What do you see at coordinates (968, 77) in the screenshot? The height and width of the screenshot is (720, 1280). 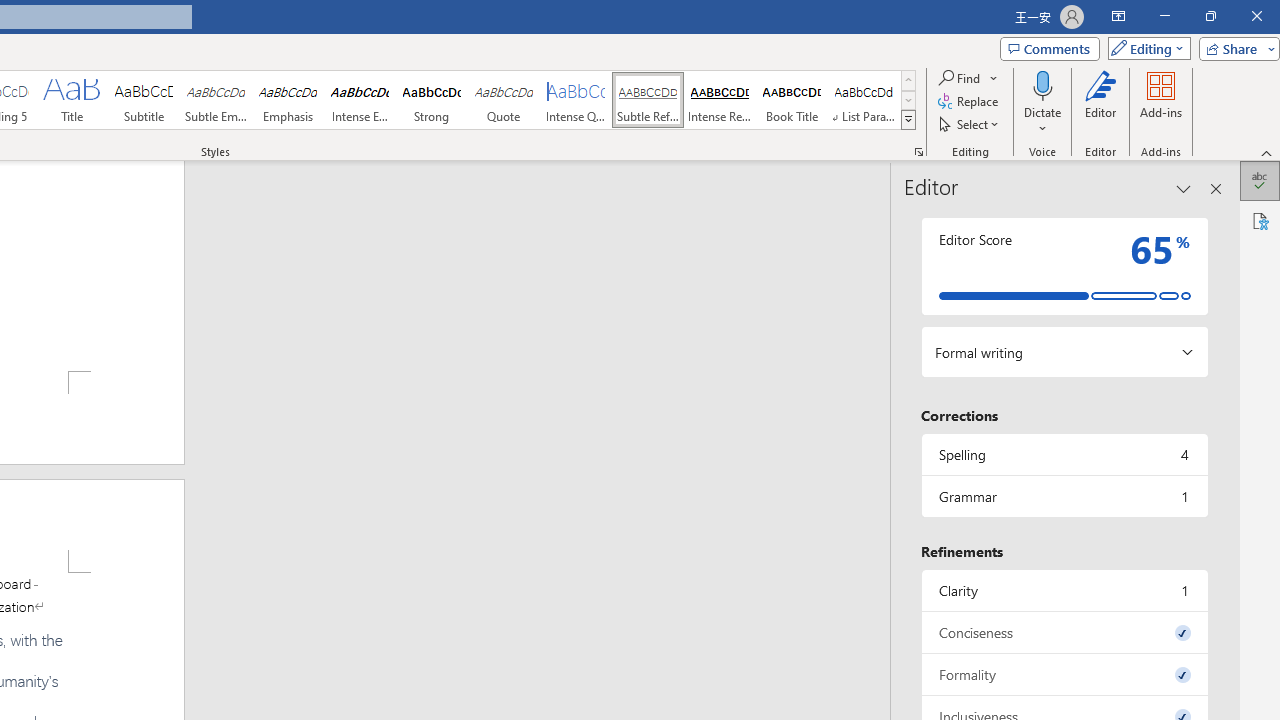 I see `'Find'` at bounding box center [968, 77].